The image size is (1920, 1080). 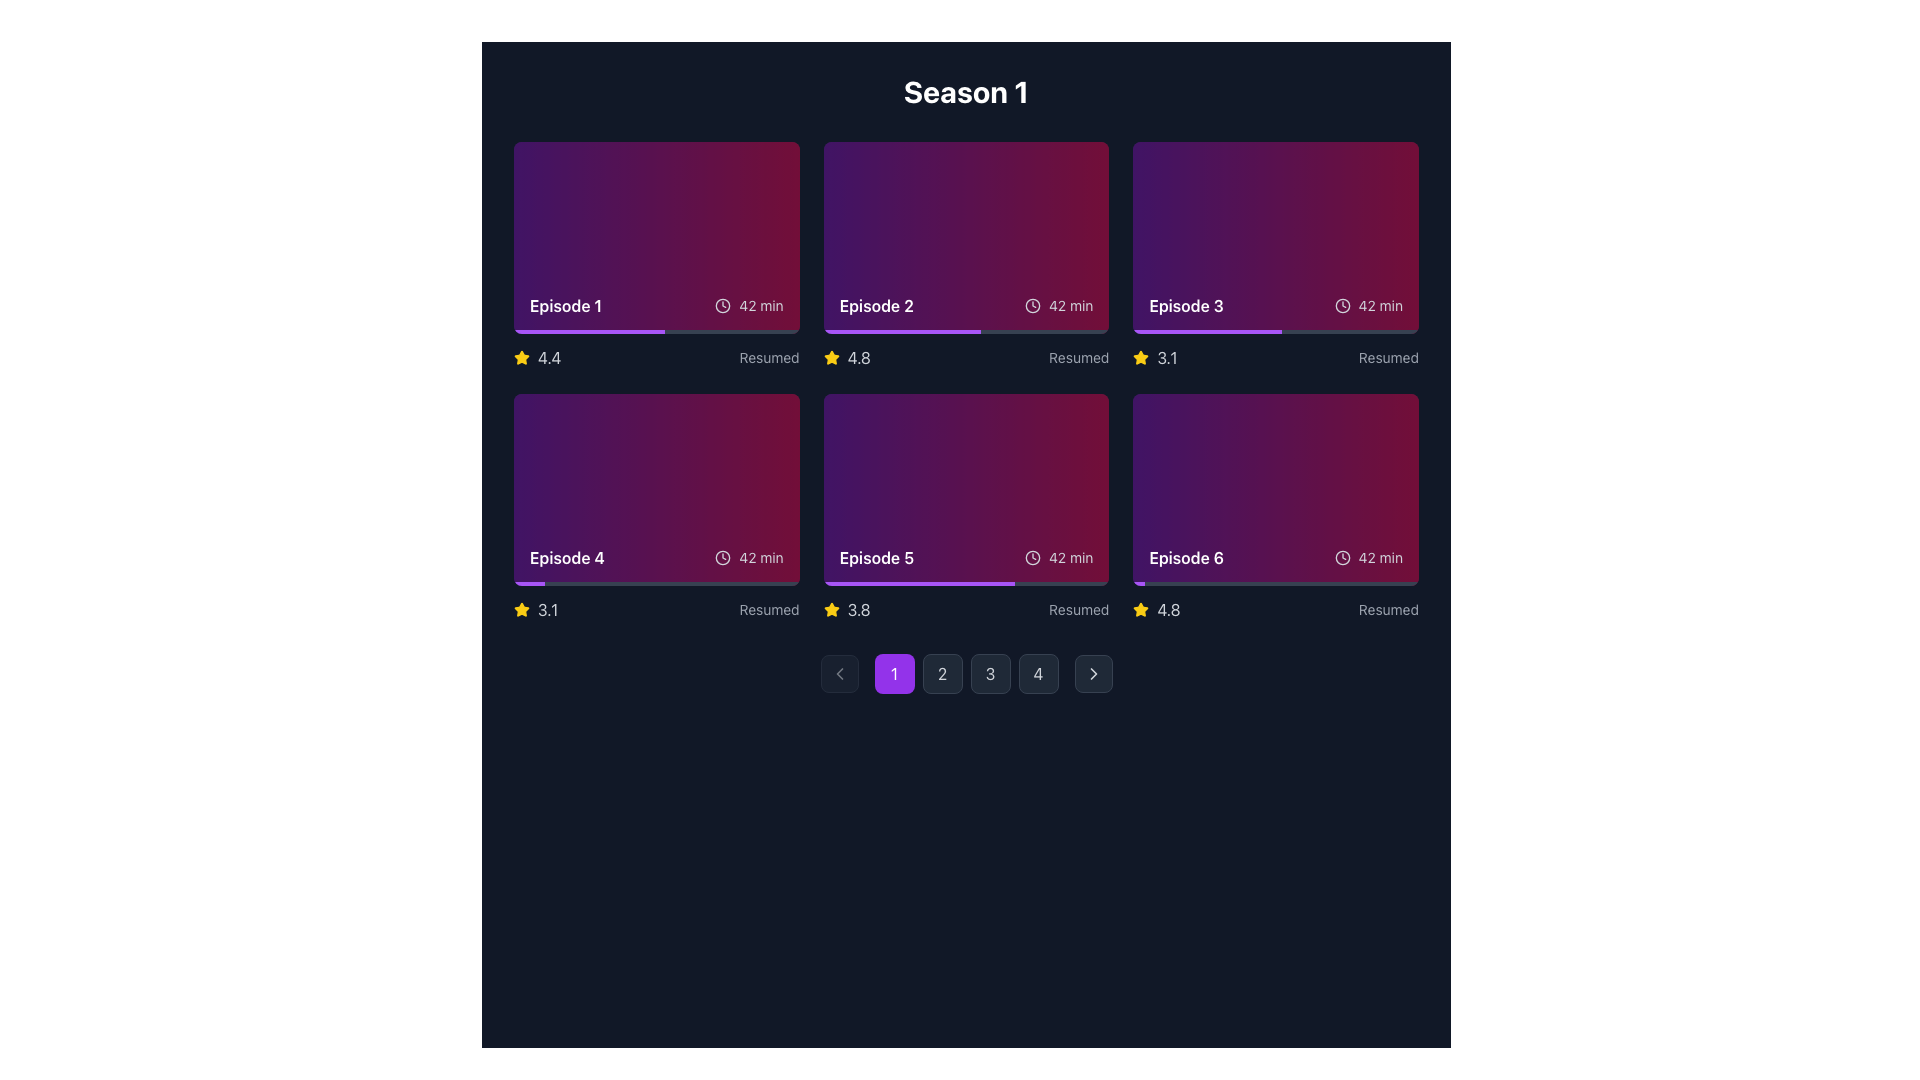 What do you see at coordinates (1168, 608) in the screenshot?
I see `the static text label displaying the rating score of 4.8 for 'Episode 6', located in the bottom-right corner of the grid layout` at bounding box center [1168, 608].